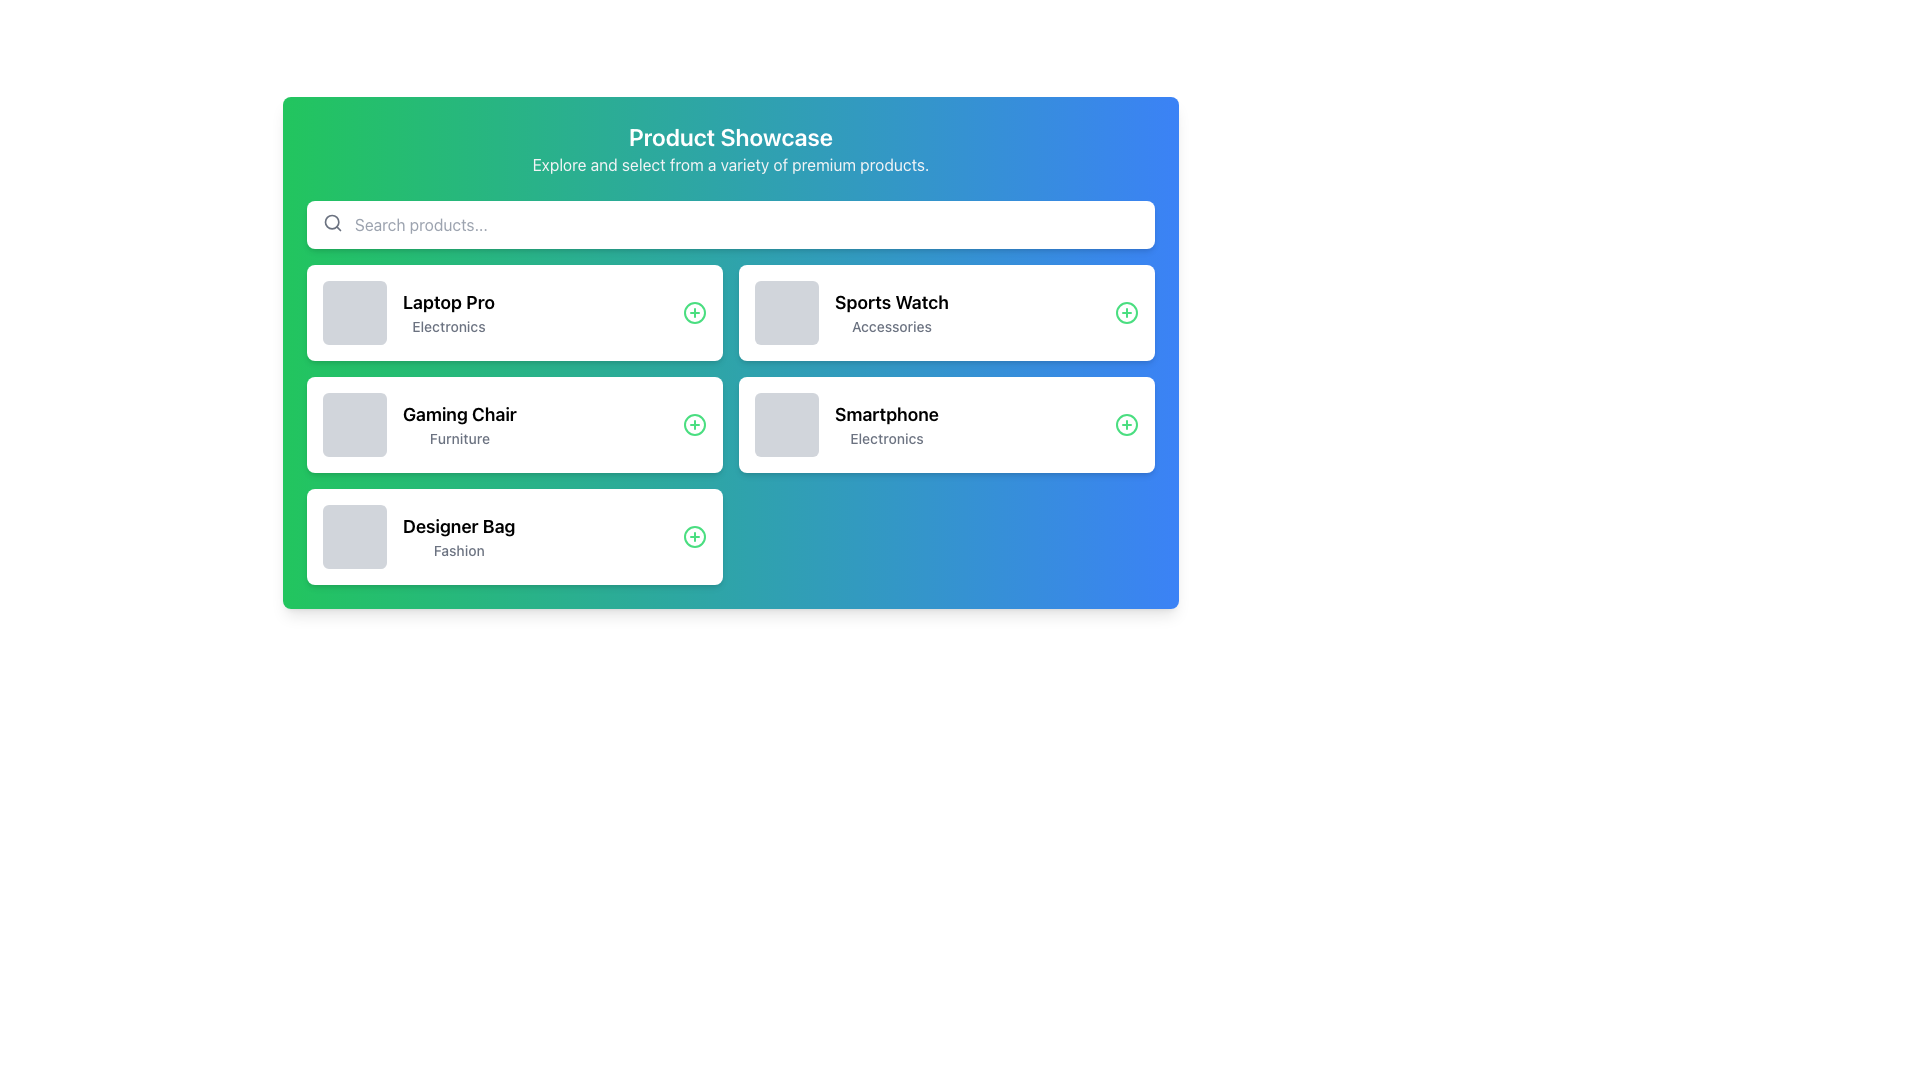 The width and height of the screenshot is (1920, 1080). I want to click on information of the 'Gaming Chair' product description label located in the second row, first column of the grid layout, which is below the 'Laptop Pro' and above 'Designer Bag.', so click(418, 423).